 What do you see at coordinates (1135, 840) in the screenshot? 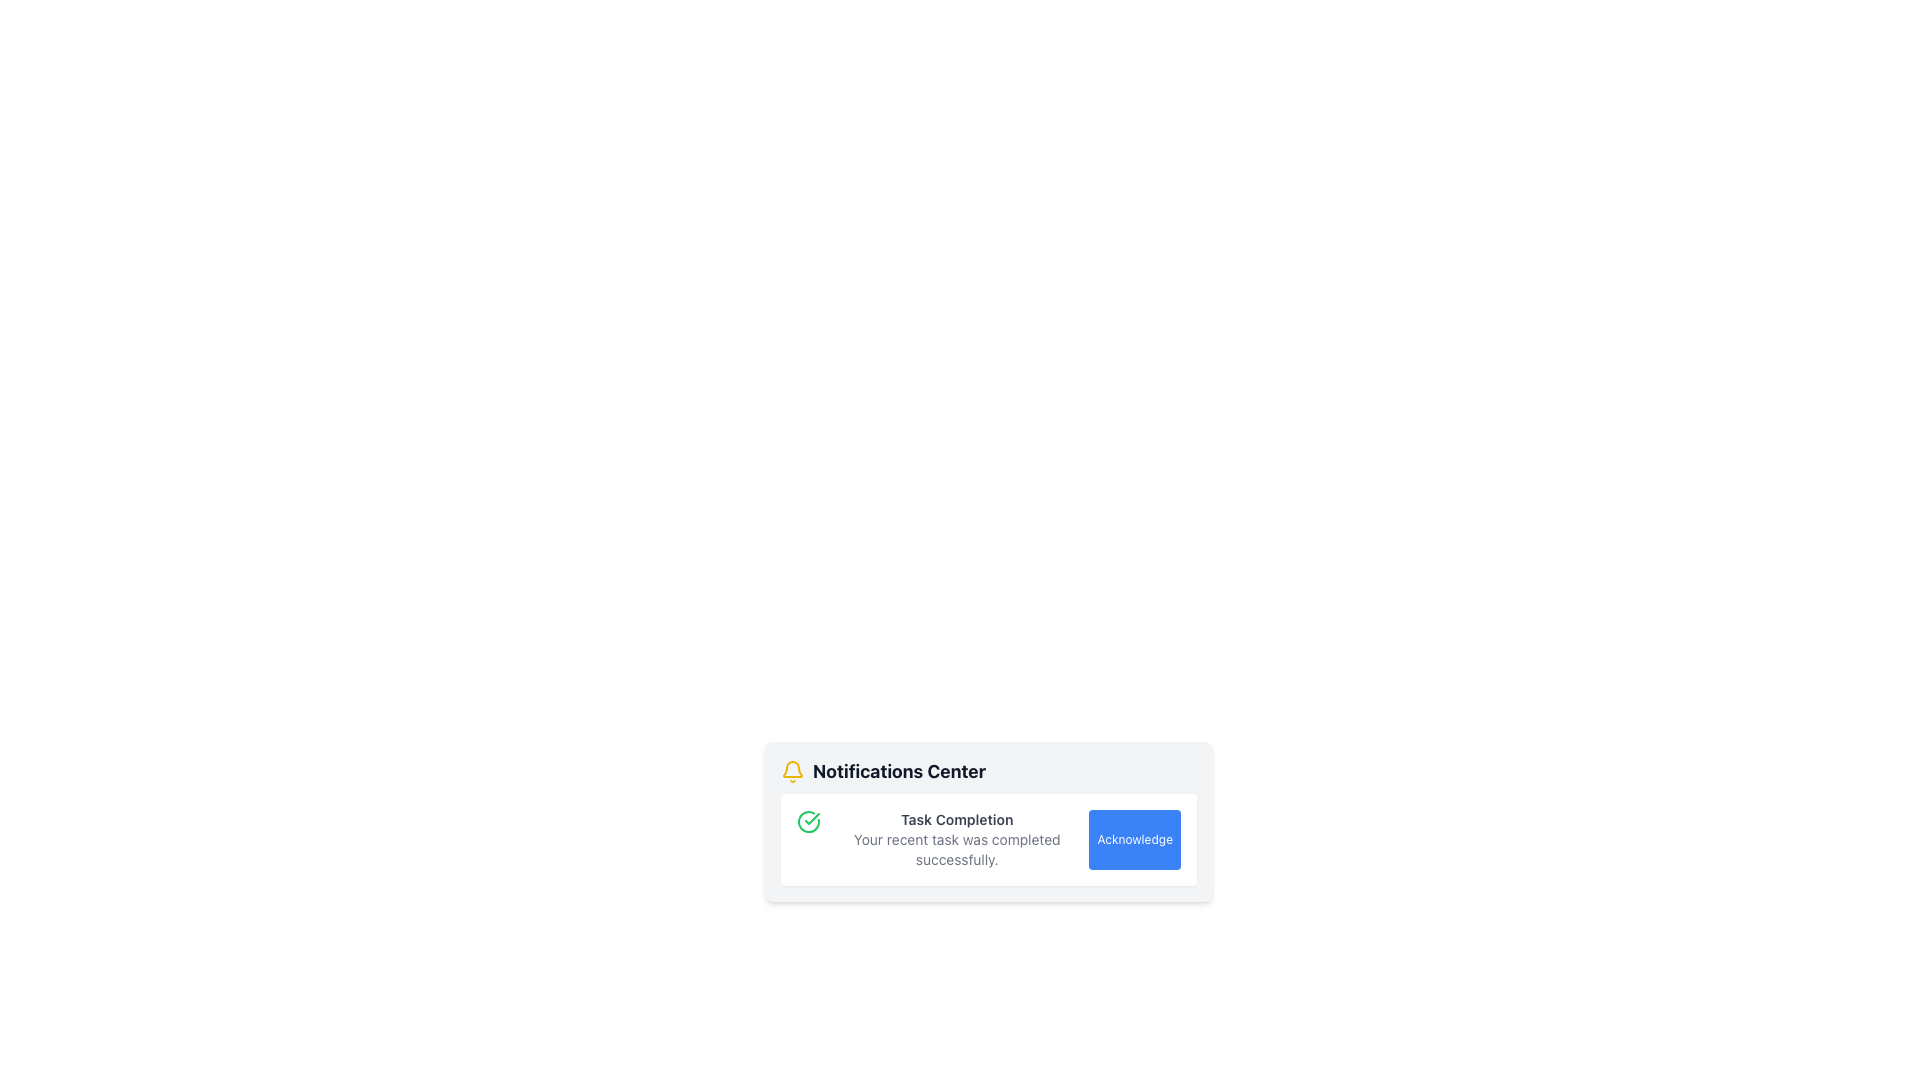
I see `the 'Acknowledge' button with a blue background and white text located at the bottom-right corner of the notification card` at bounding box center [1135, 840].